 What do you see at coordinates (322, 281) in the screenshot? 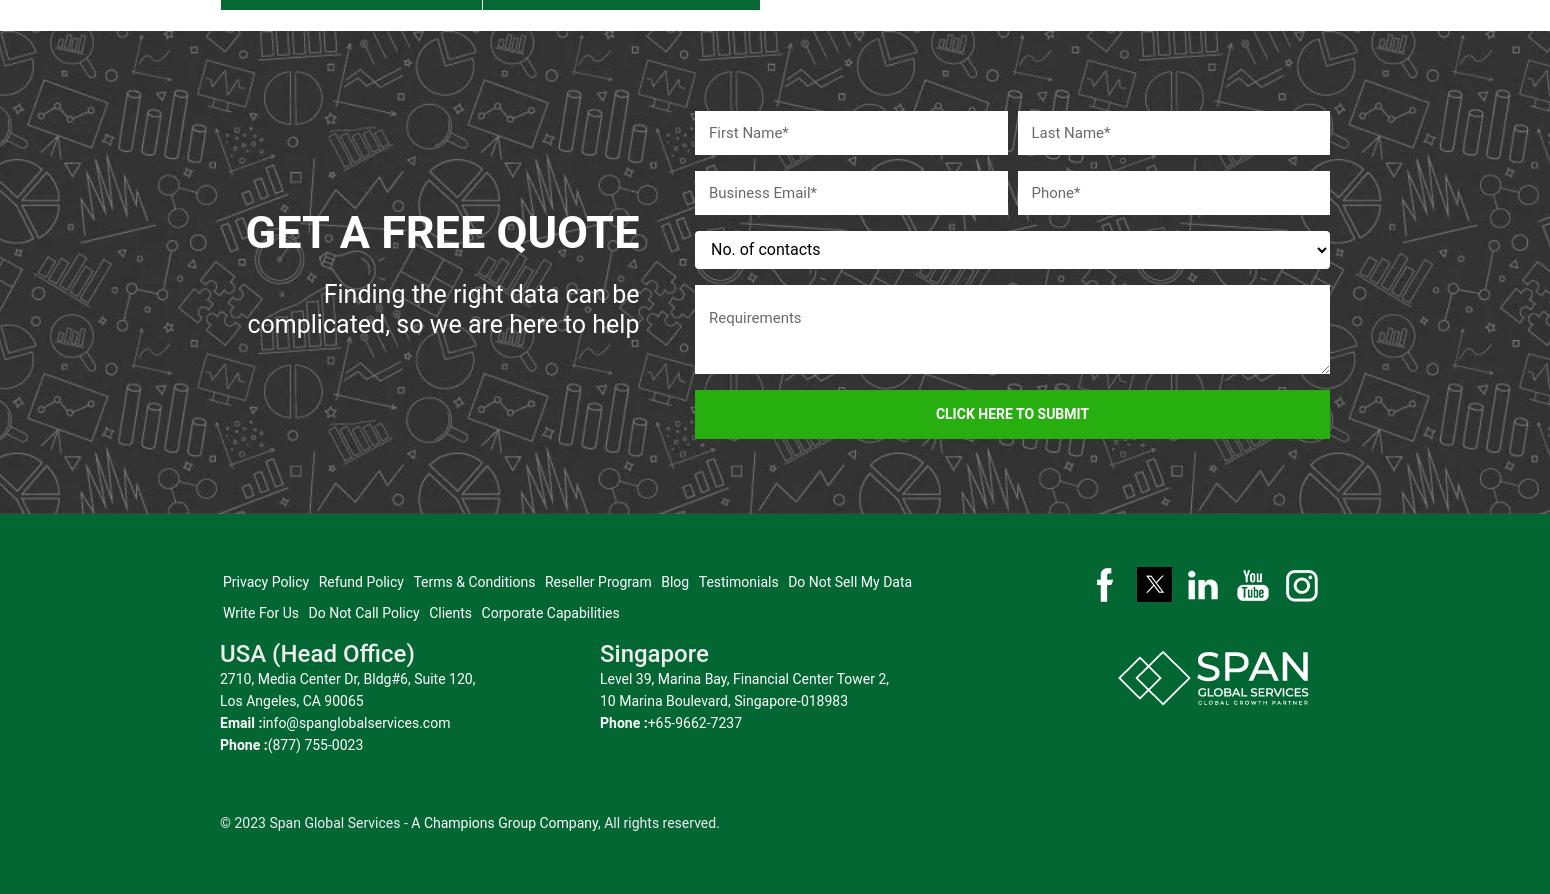
I see `'Finding the right data can be'` at bounding box center [322, 281].